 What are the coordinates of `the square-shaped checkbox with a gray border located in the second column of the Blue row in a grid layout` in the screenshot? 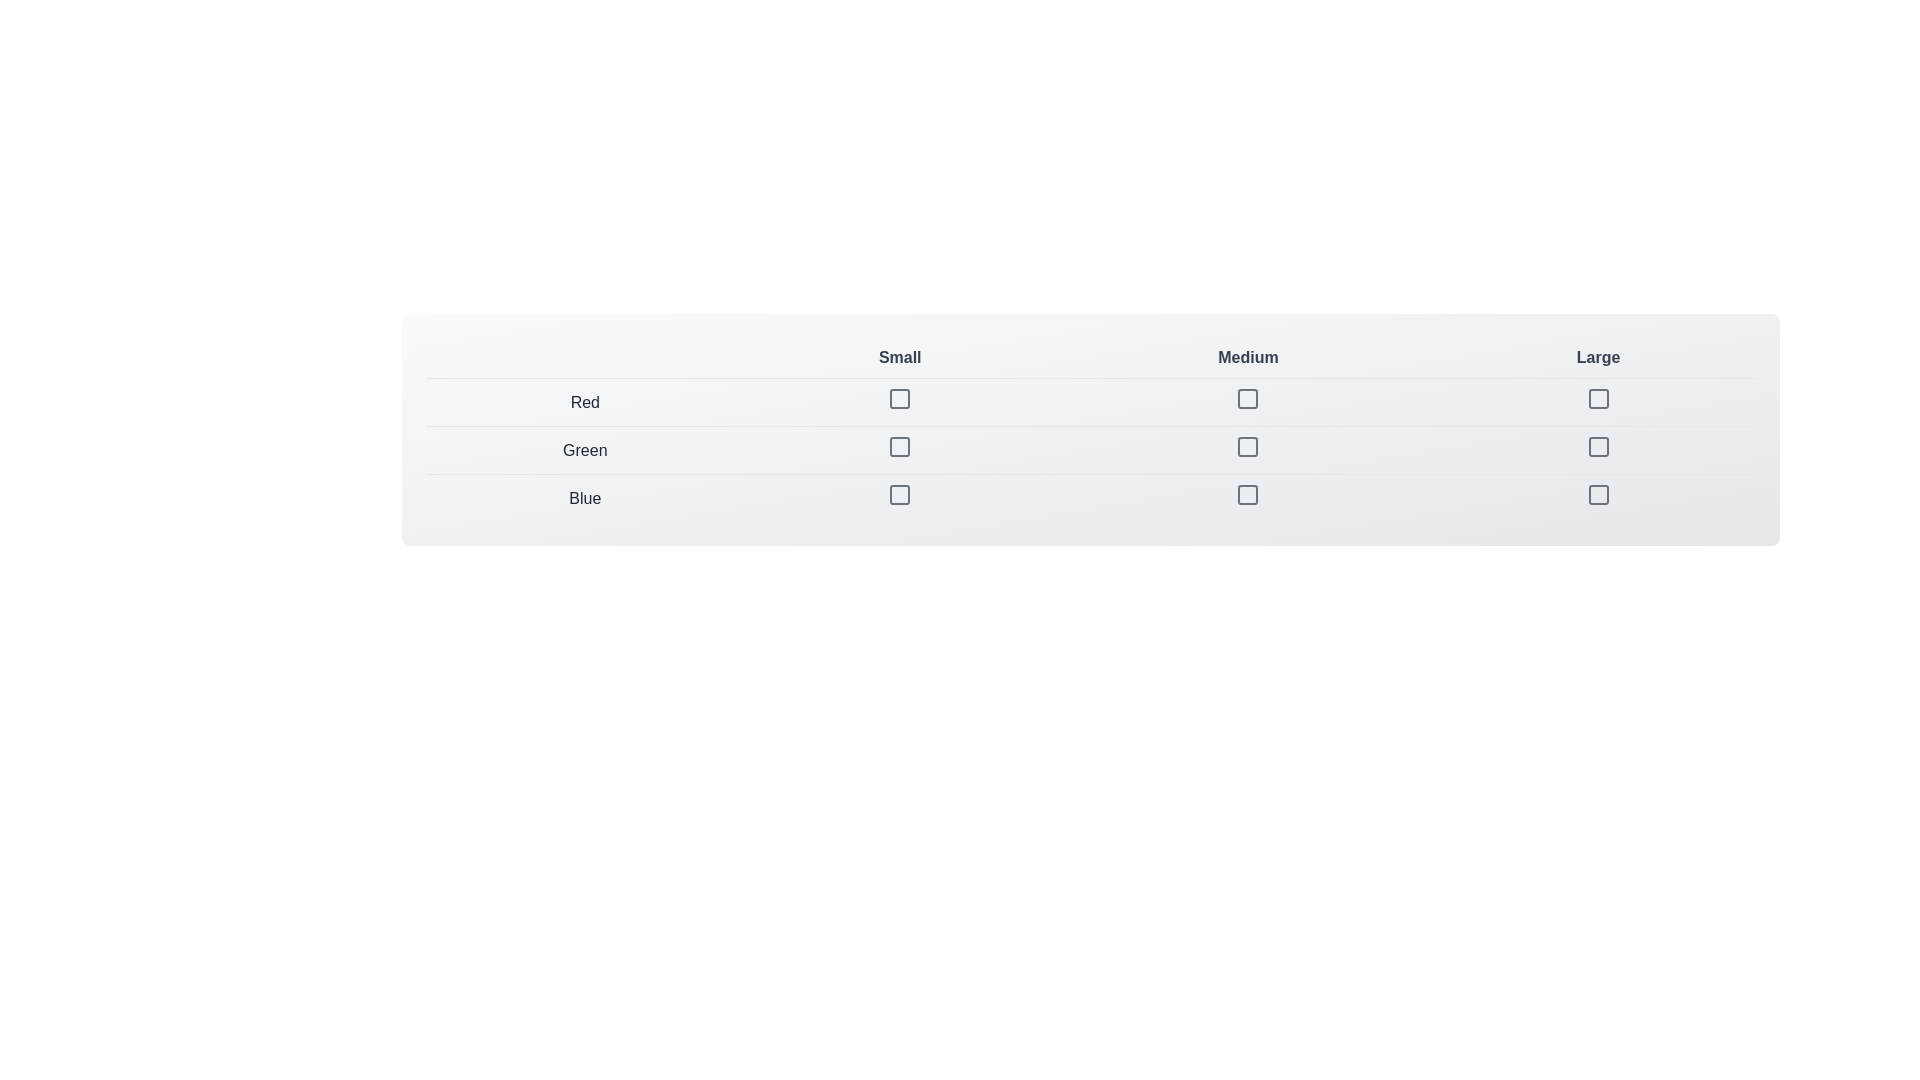 It's located at (1247, 494).